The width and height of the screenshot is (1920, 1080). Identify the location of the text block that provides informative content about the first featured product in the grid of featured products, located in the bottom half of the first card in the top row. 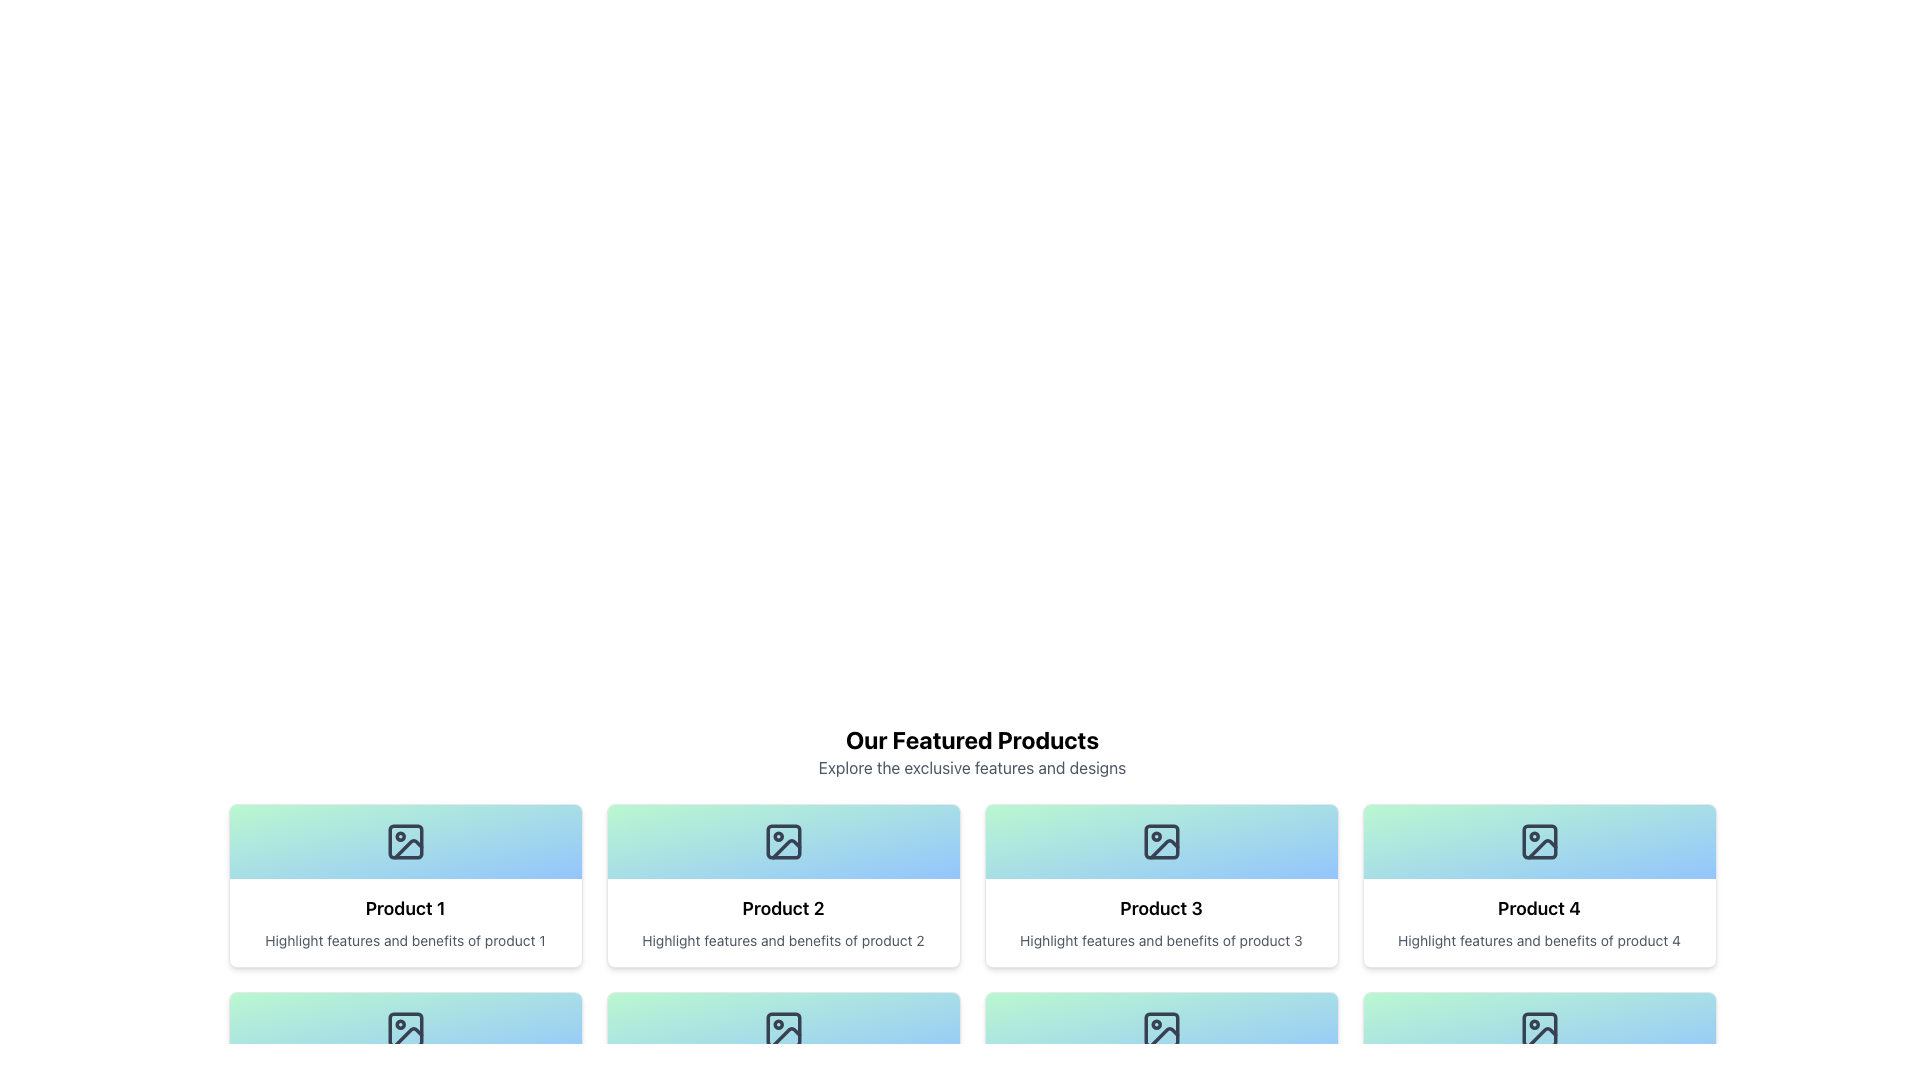
(404, 922).